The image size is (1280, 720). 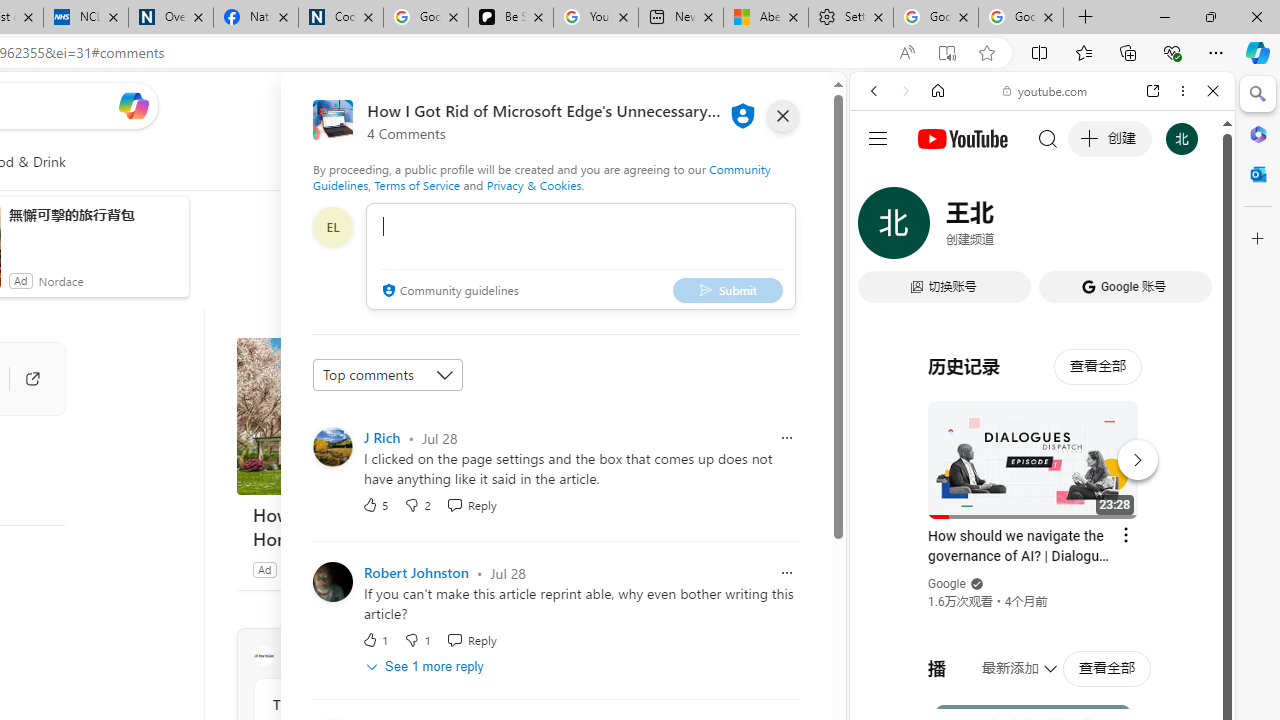 I want to click on 'Dislike', so click(x=416, y=640).